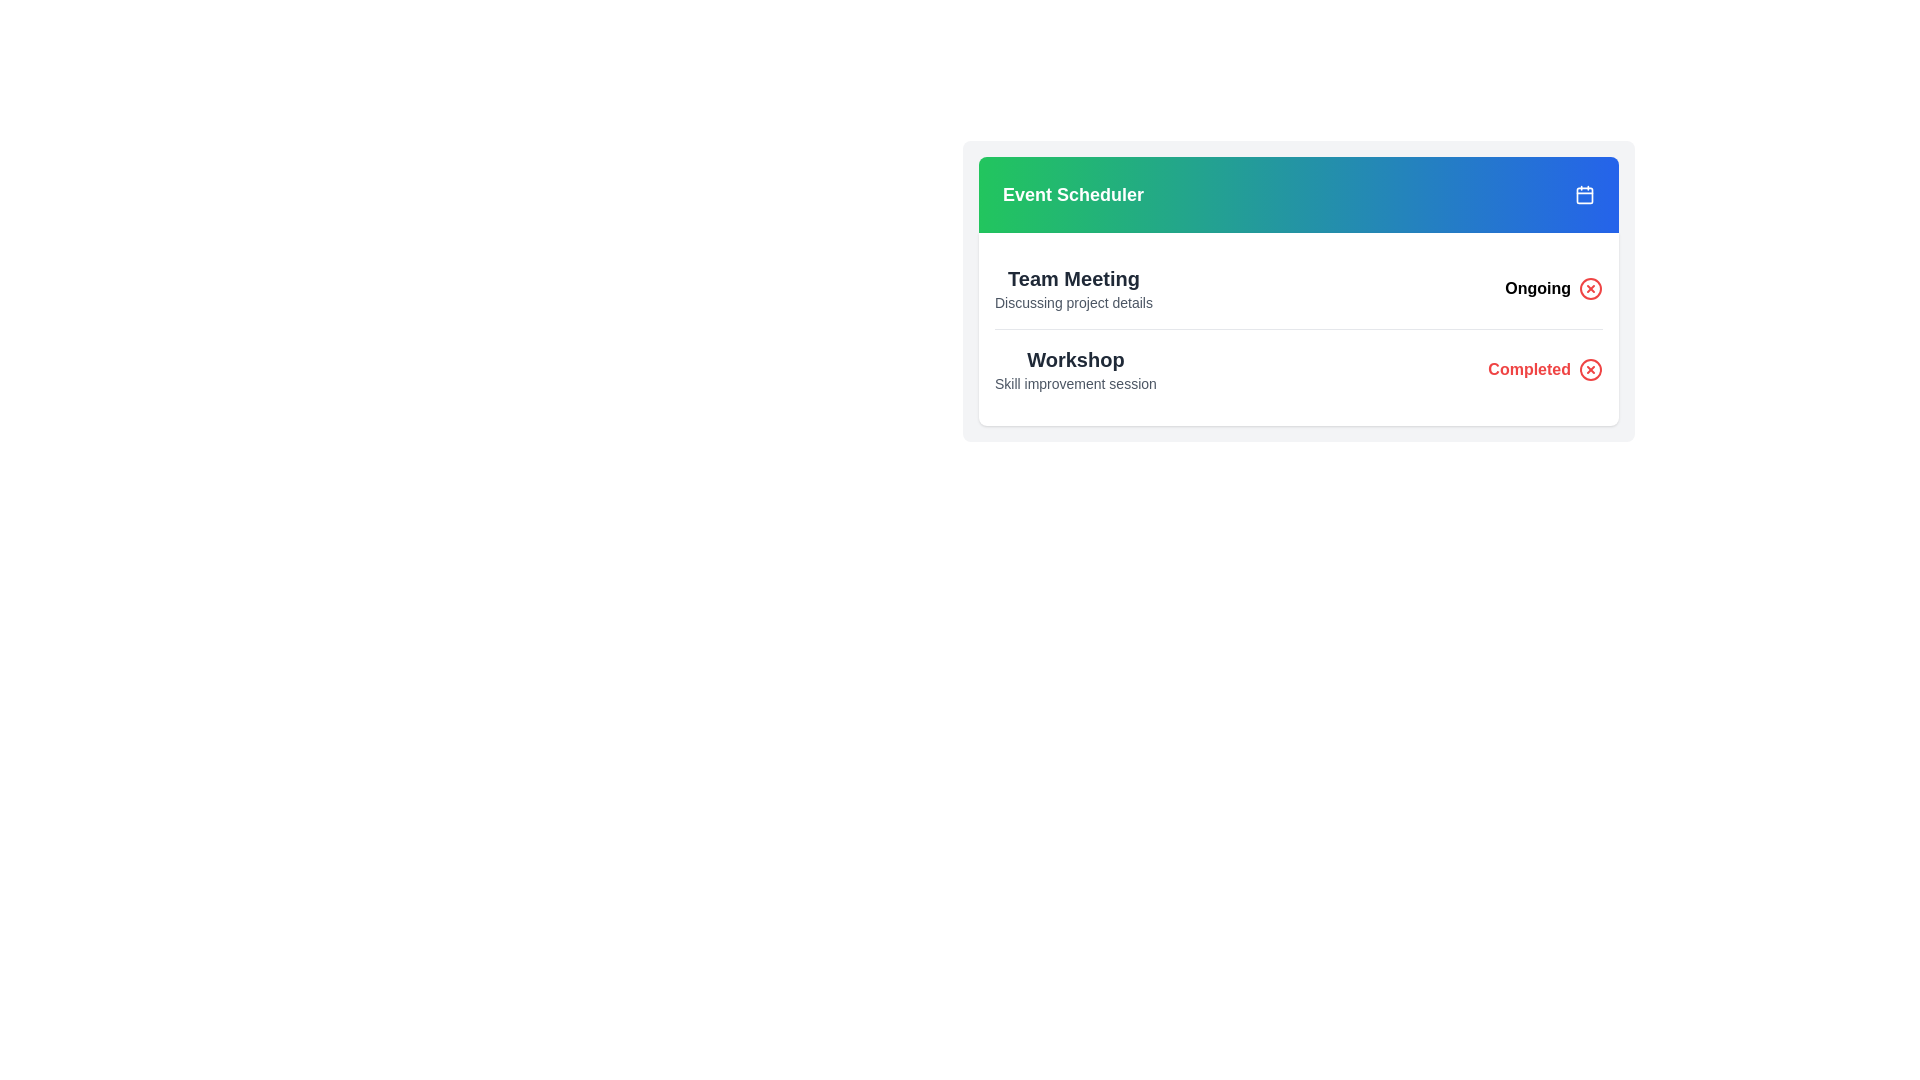 Image resolution: width=1920 pixels, height=1080 pixels. What do you see at coordinates (1074, 358) in the screenshot?
I see `the static text label displaying 'Workshop' in an extra-large, bold, dark gray font located in the middle section of the 'Event Scheduler' card layout` at bounding box center [1074, 358].